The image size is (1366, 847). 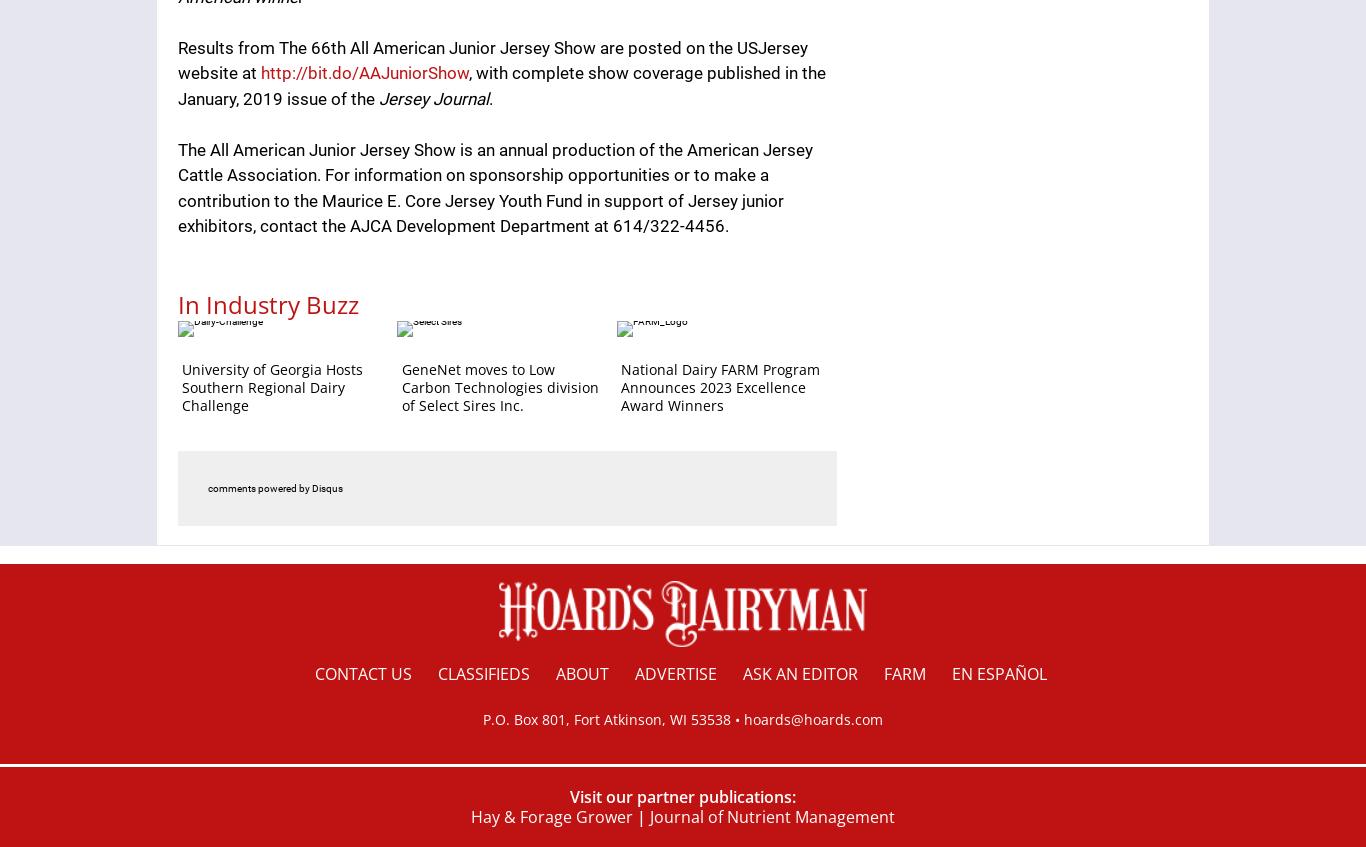 I want to click on 'Contact us', so click(x=314, y=673).